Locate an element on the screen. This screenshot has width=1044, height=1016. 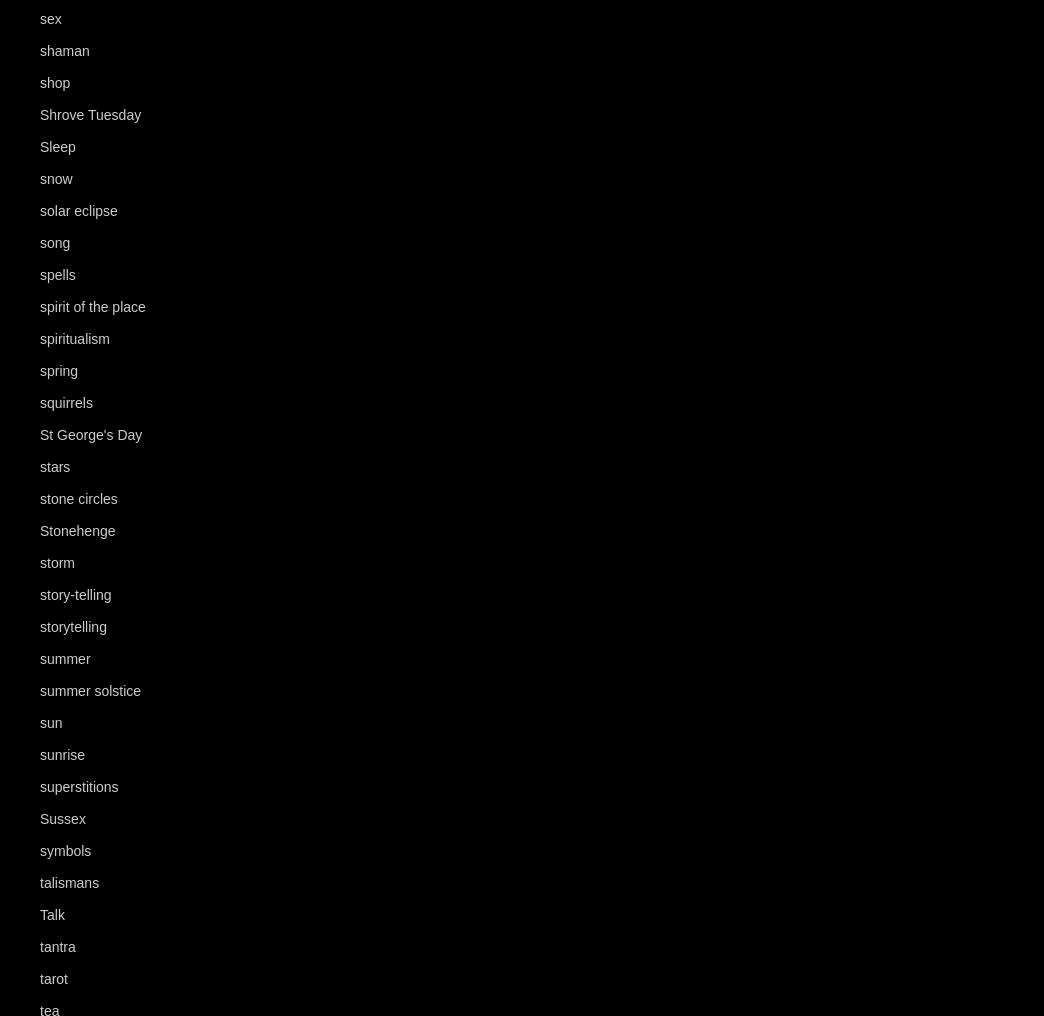
'sunrise' is located at coordinates (61, 754).